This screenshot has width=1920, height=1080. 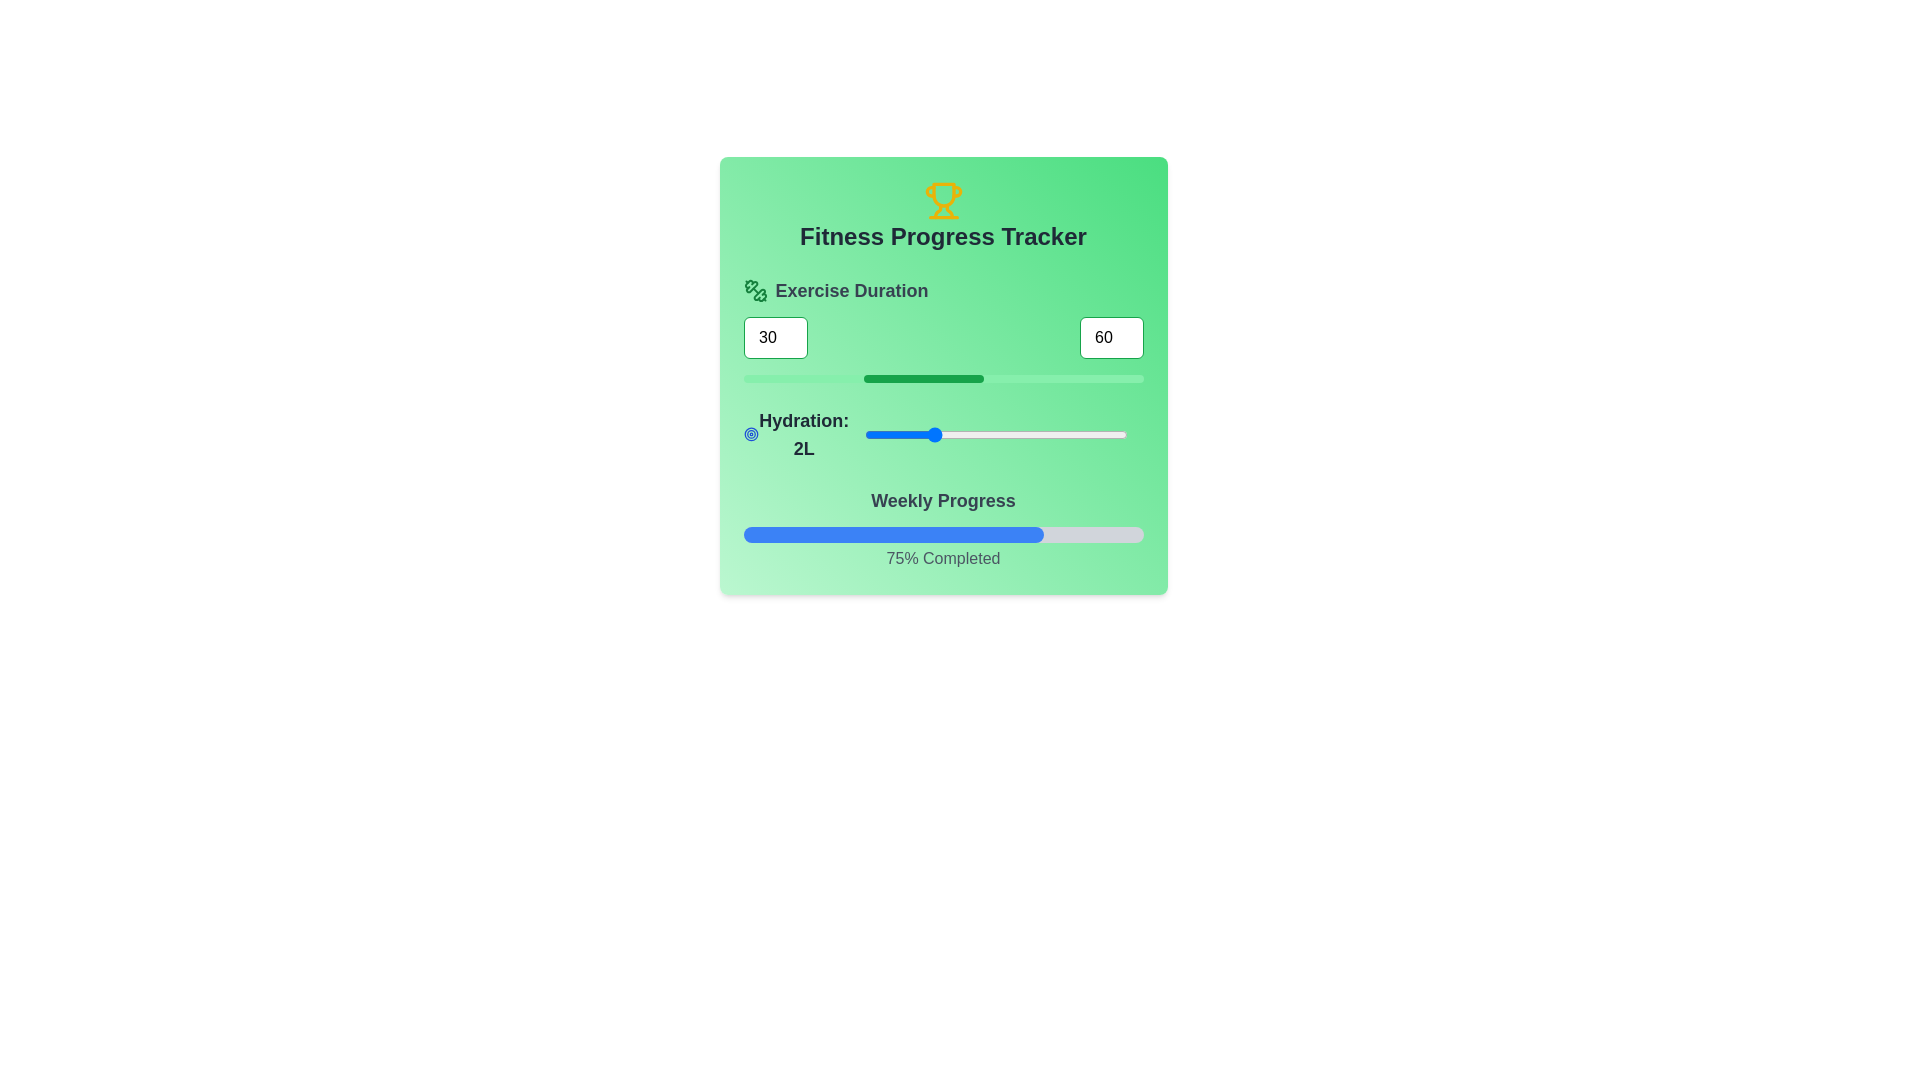 I want to click on the bold, large-font title 'Fitness Progress Tracker' which is styled in dark color against a gradient green background, positioned beneath a trophy icon and above progress tracking components, so click(x=942, y=235).